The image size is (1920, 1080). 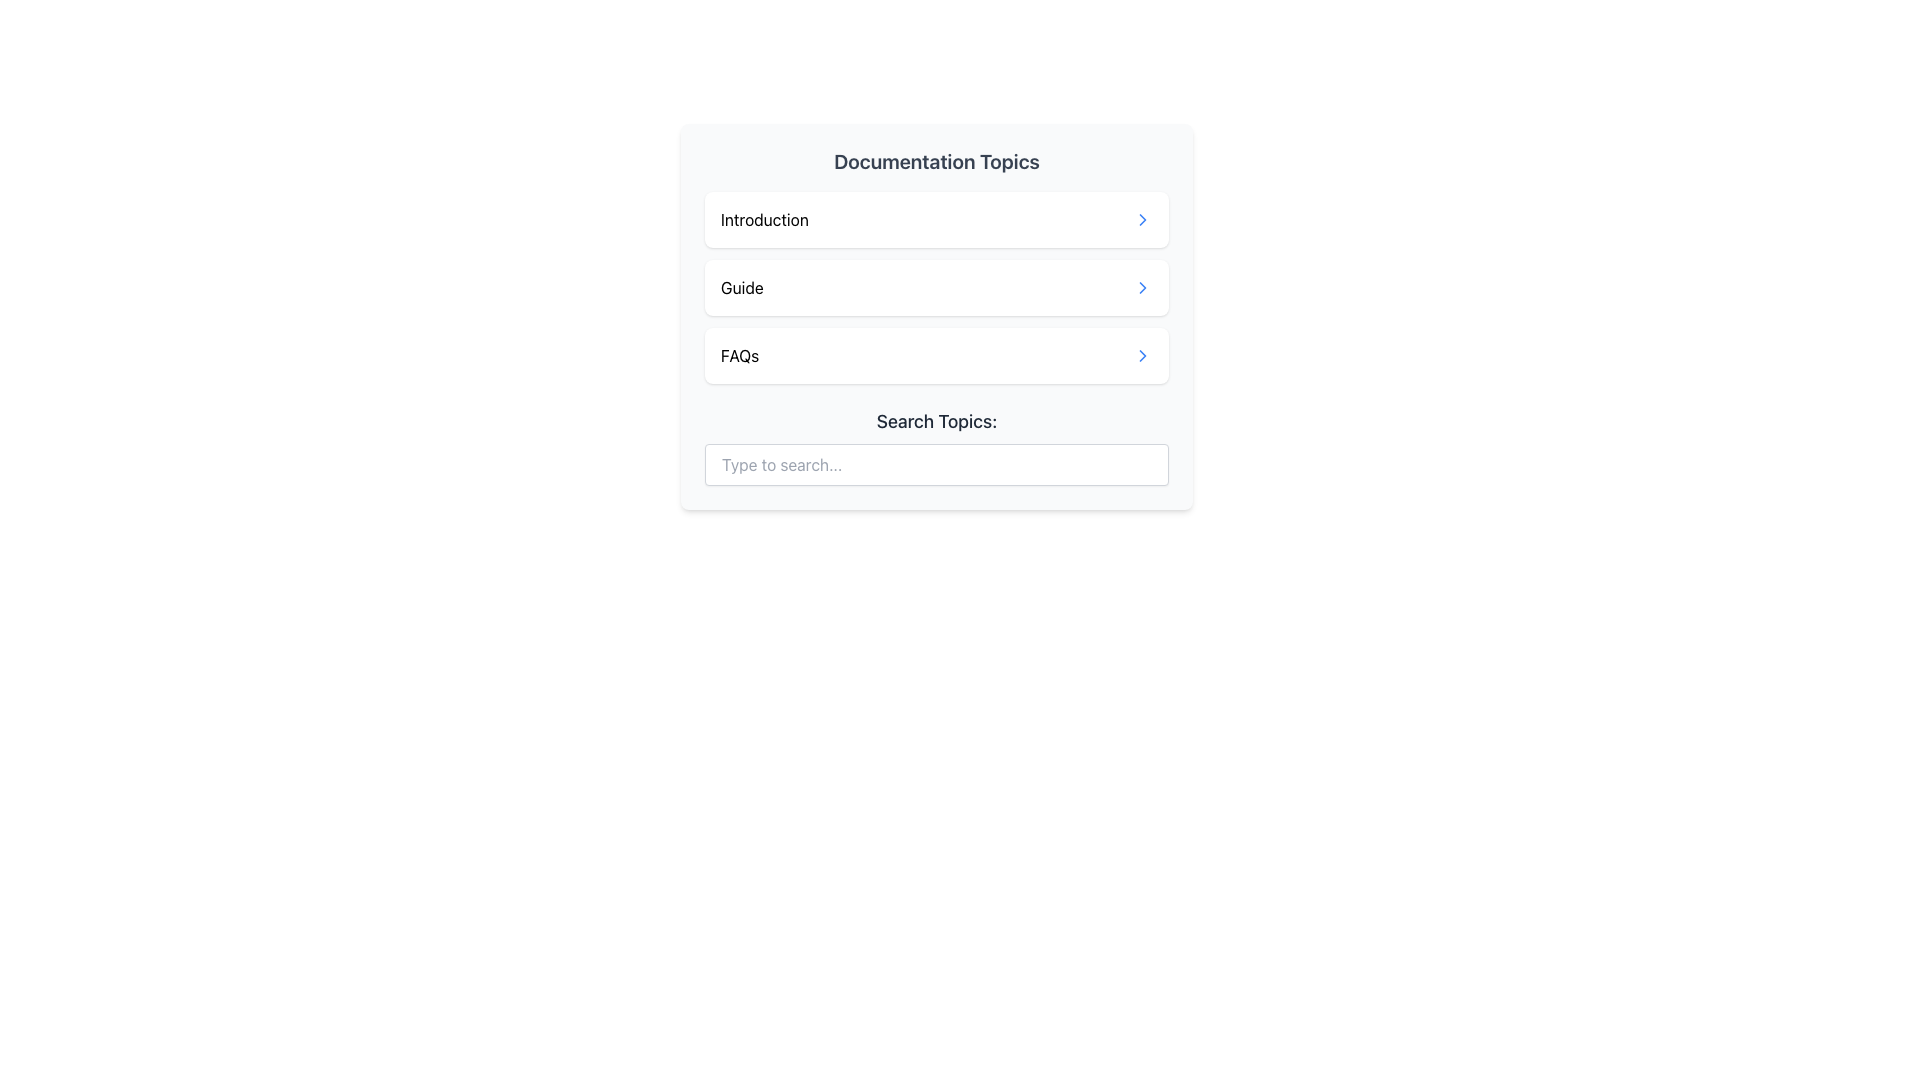 I want to click on the text label displaying 'Introduction' which is aligned to the left within a white box, positioned under the heading 'Documentation Topics', so click(x=763, y=219).